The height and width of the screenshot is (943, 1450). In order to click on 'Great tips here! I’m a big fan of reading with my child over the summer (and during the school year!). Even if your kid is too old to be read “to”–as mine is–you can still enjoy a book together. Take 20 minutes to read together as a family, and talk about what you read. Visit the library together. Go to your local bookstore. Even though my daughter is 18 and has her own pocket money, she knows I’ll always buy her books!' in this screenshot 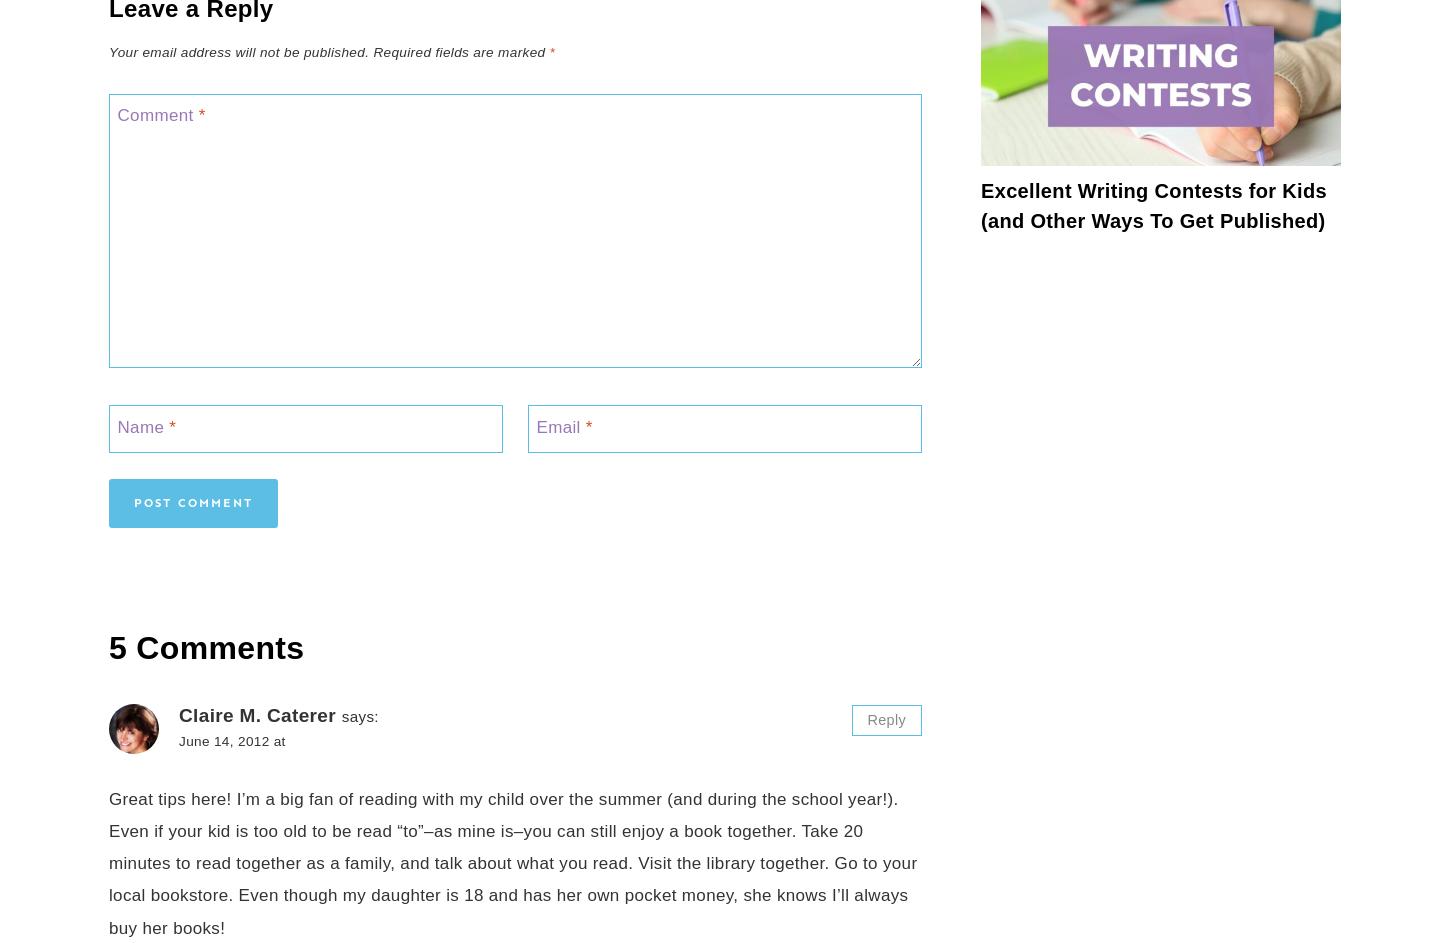, I will do `click(513, 863)`.